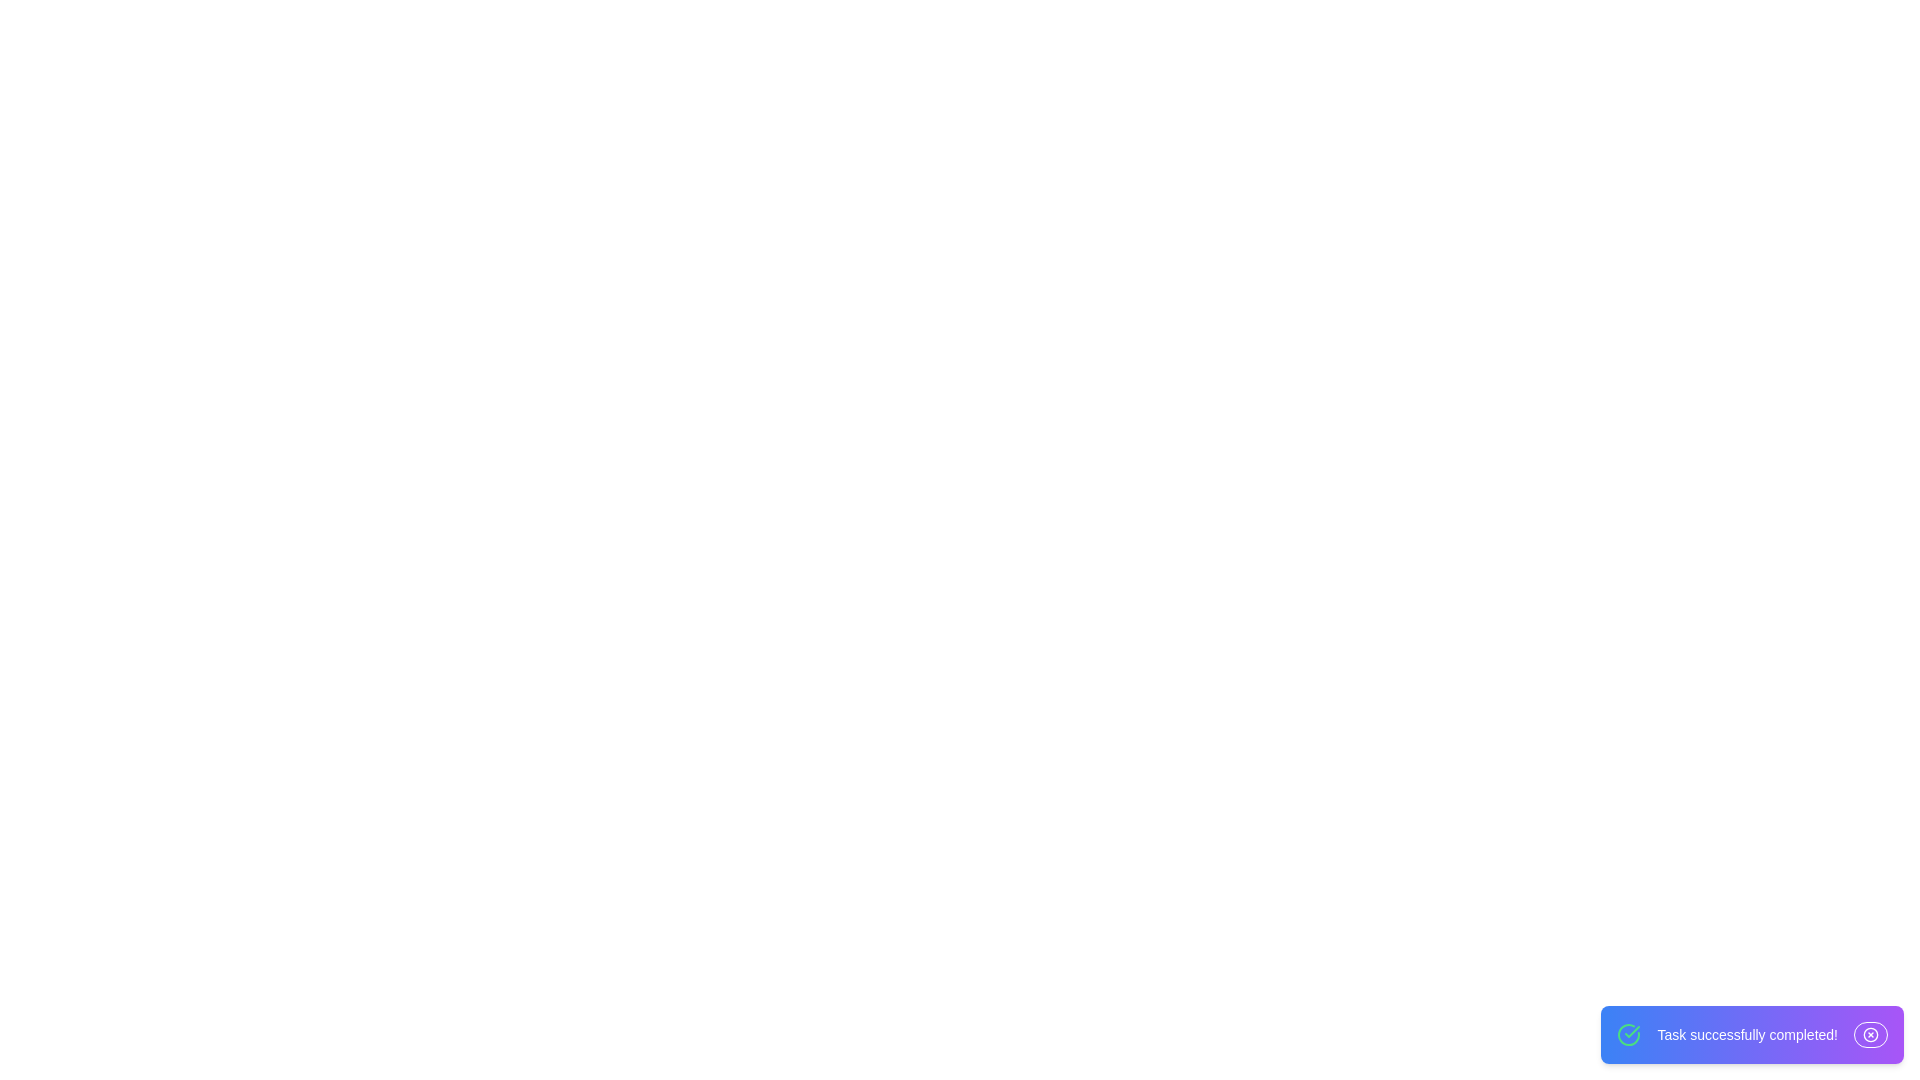 The height and width of the screenshot is (1080, 1920). Describe the element at coordinates (1746, 1034) in the screenshot. I see `static text message 'Task successfully completed!' displayed in white on a vivid gradient background, located at the bottom right corner of the notification component` at that location.